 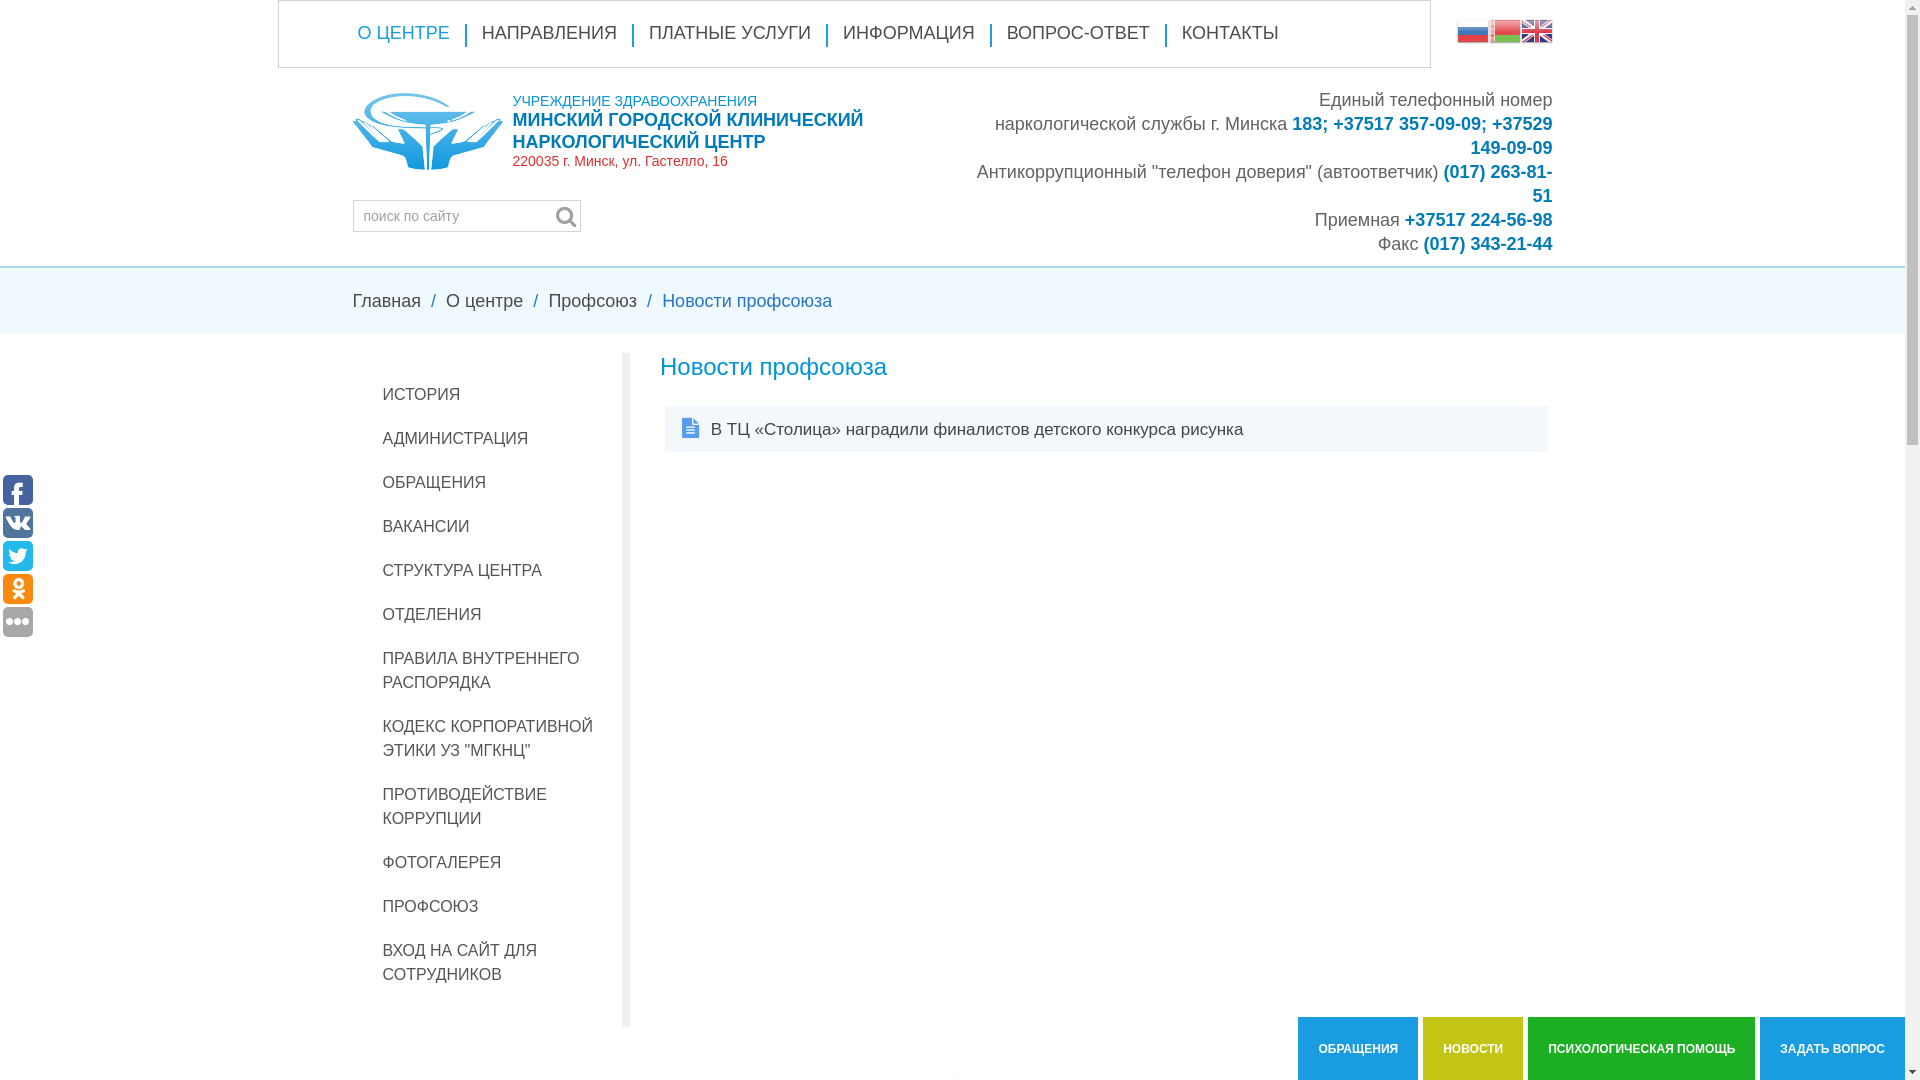 I want to click on 'Belarusian', so click(x=1503, y=30).